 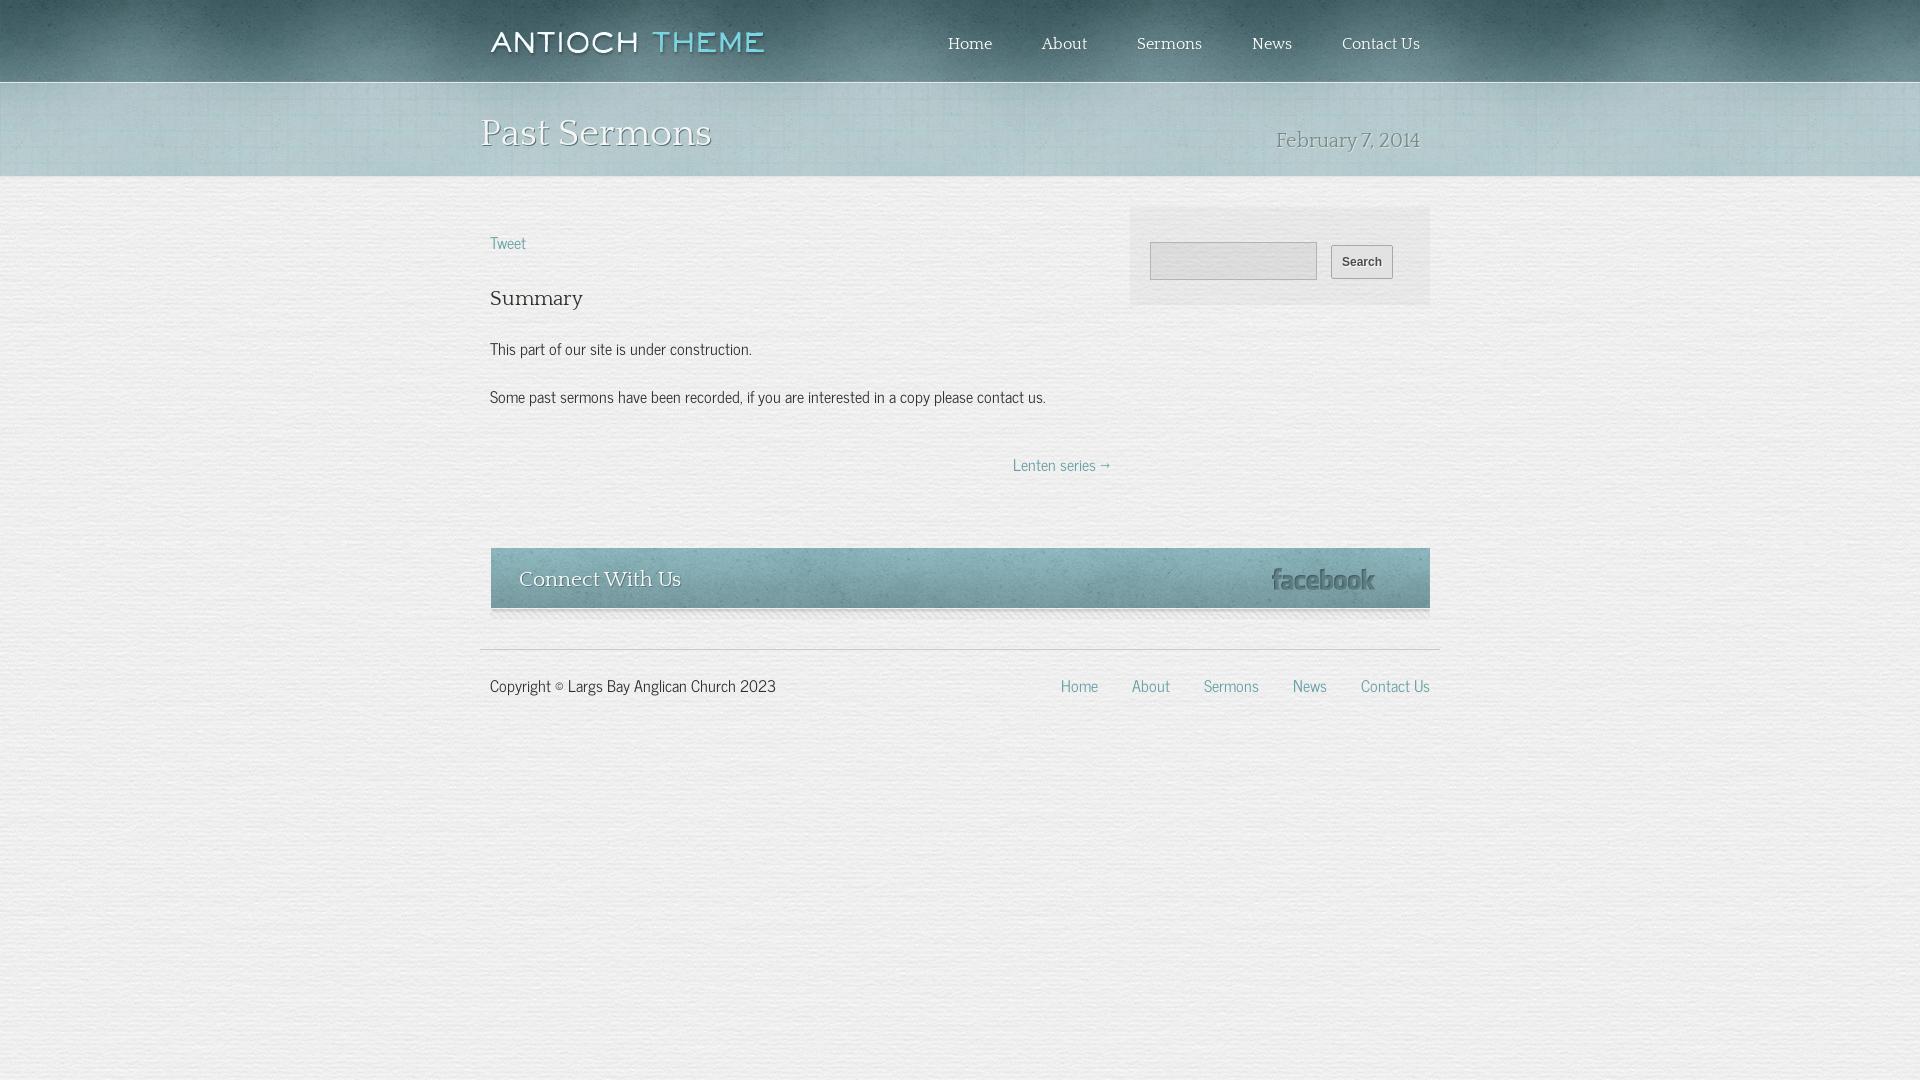 What do you see at coordinates (947, 43) in the screenshot?
I see `'Home'` at bounding box center [947, 43].